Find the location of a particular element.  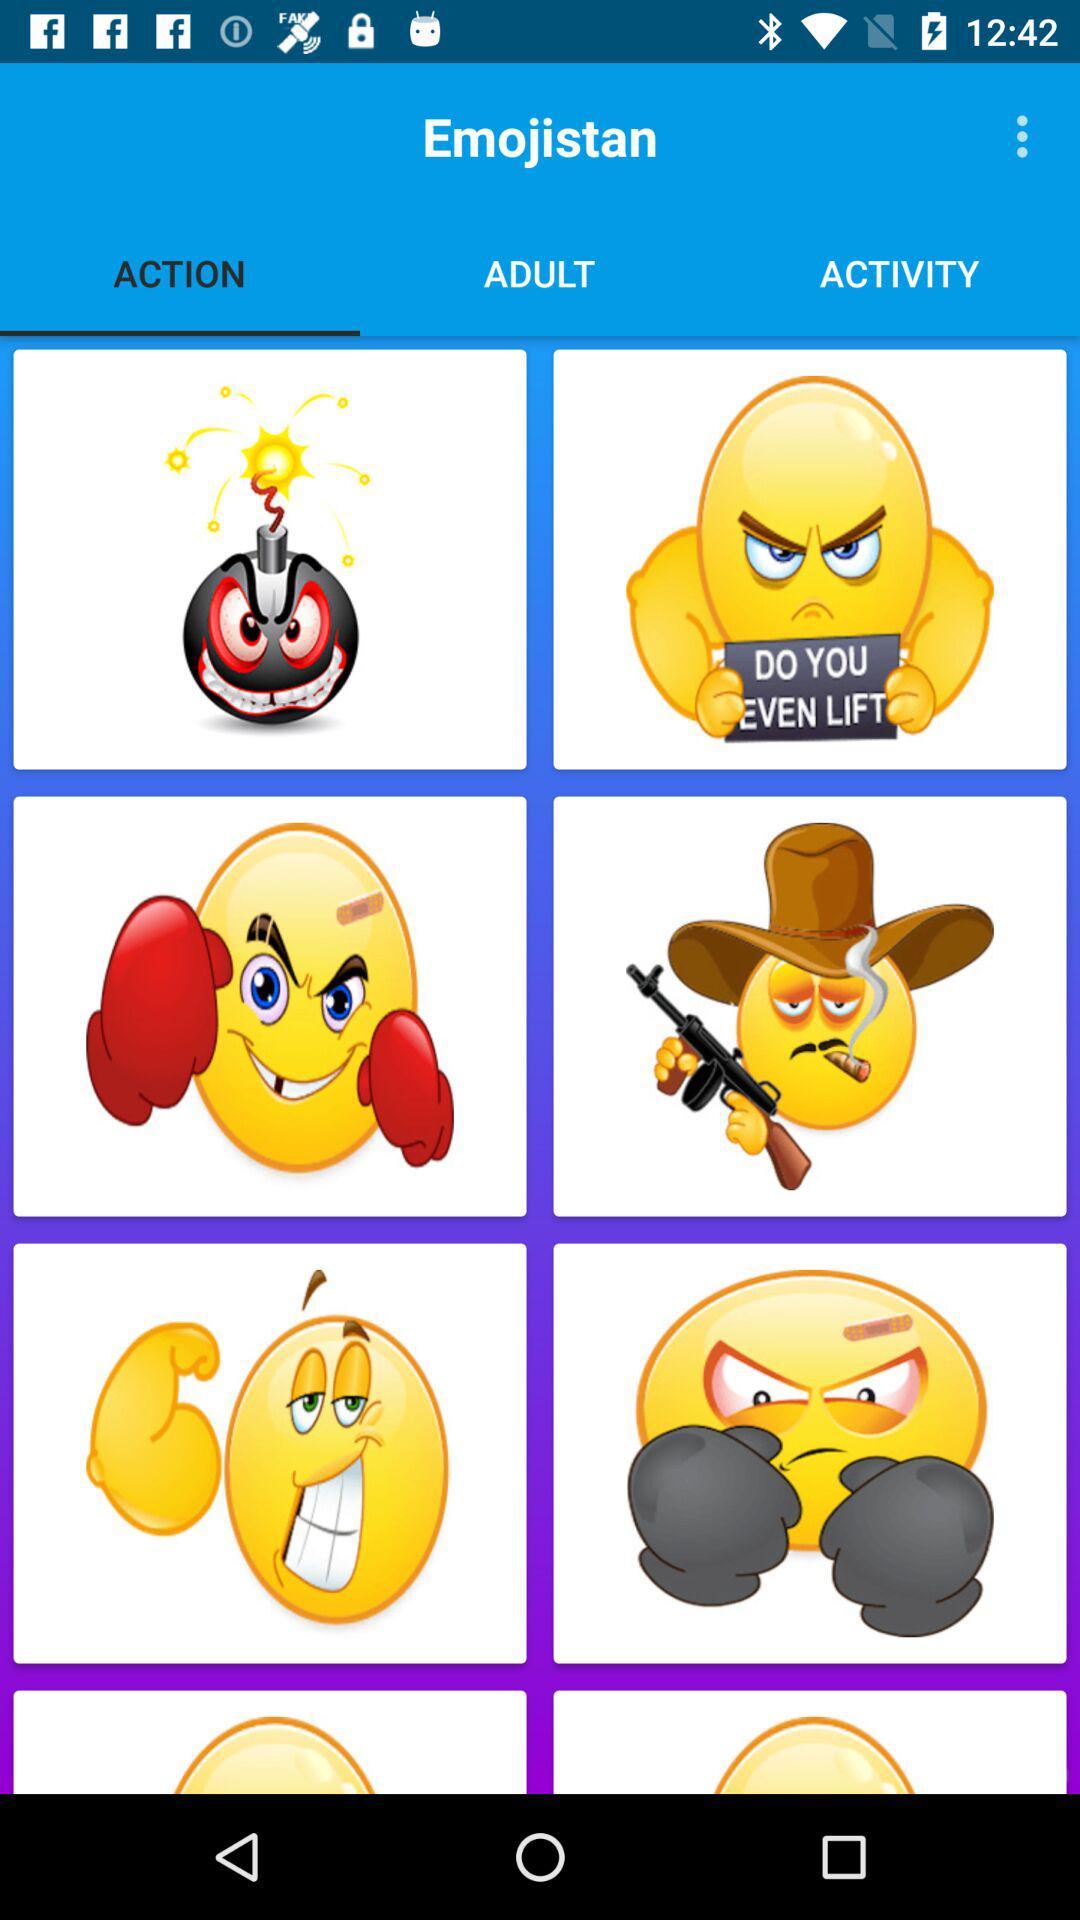

the item next to the emojistan icon is located at coordinates (1027, 135).